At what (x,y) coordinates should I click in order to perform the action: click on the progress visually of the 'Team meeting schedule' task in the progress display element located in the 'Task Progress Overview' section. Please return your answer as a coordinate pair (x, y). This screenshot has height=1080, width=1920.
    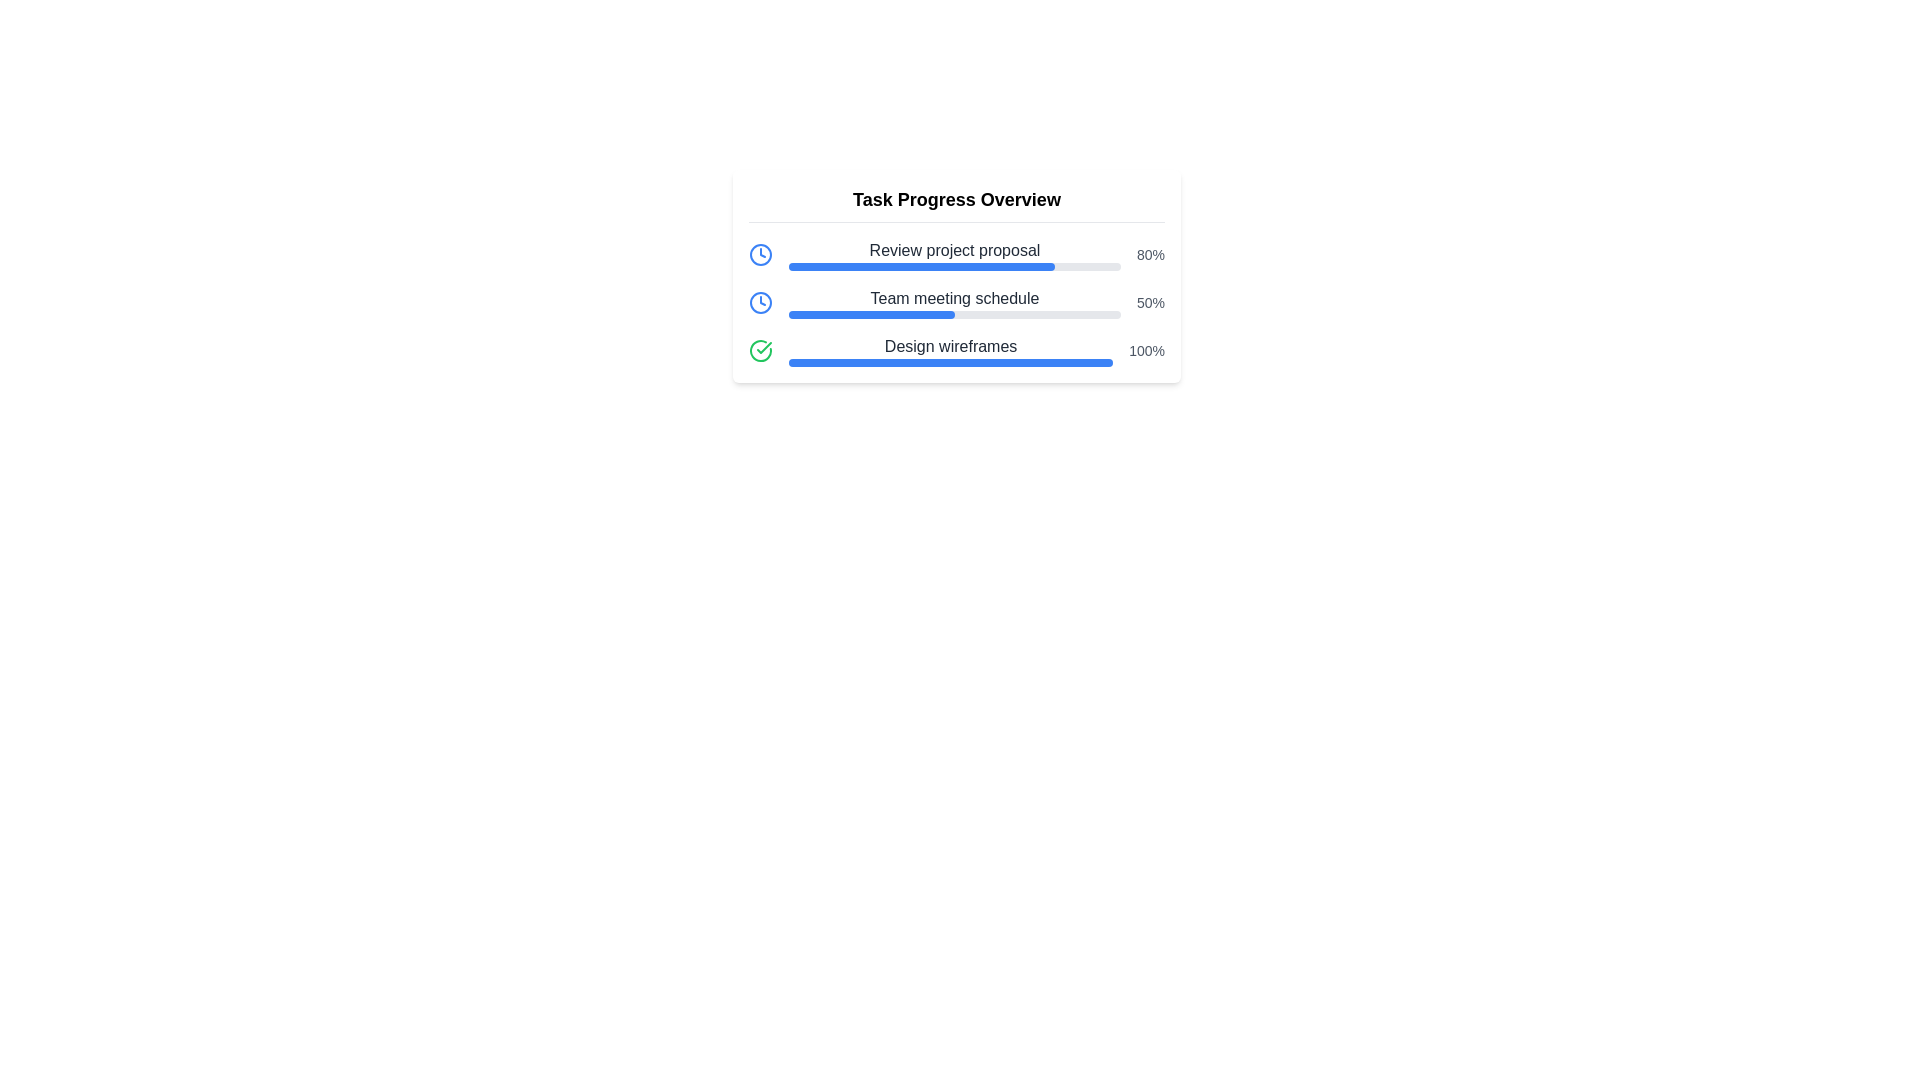
    Looking at the image, I should click on (955, 303).